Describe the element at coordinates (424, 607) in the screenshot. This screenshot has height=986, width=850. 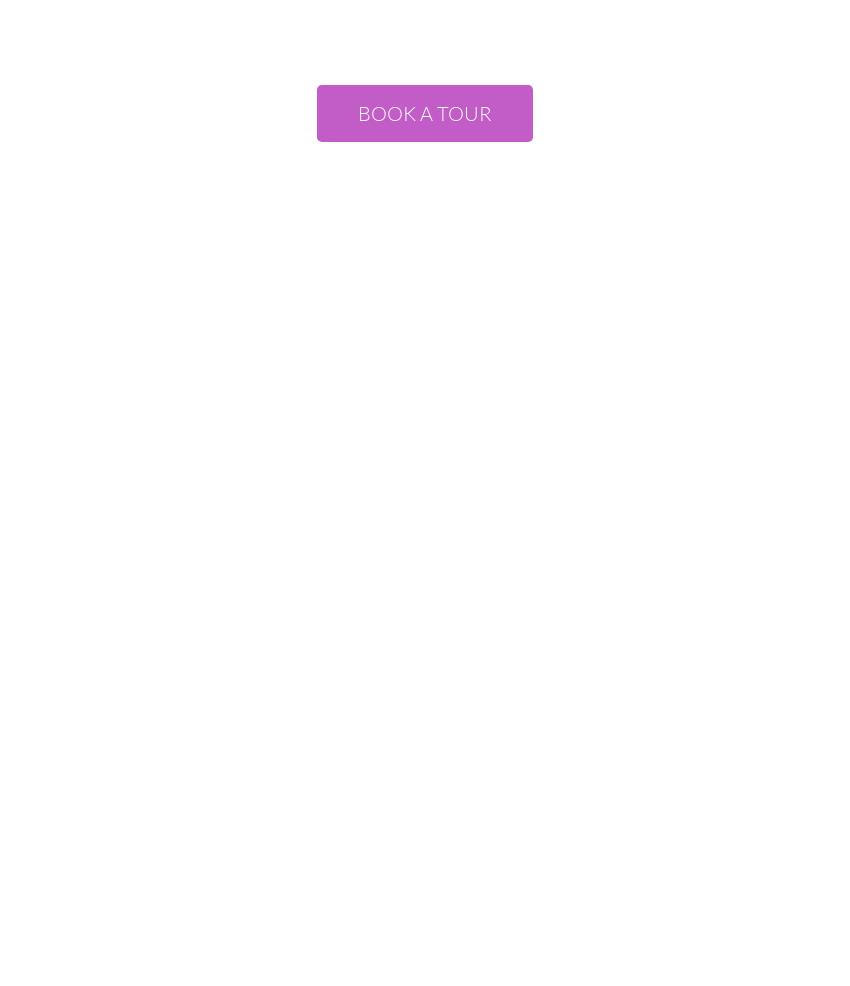
I see `'4 Inglis Place, Brightons, Falkirk, FK2 0TE, Scotland'` at that location.